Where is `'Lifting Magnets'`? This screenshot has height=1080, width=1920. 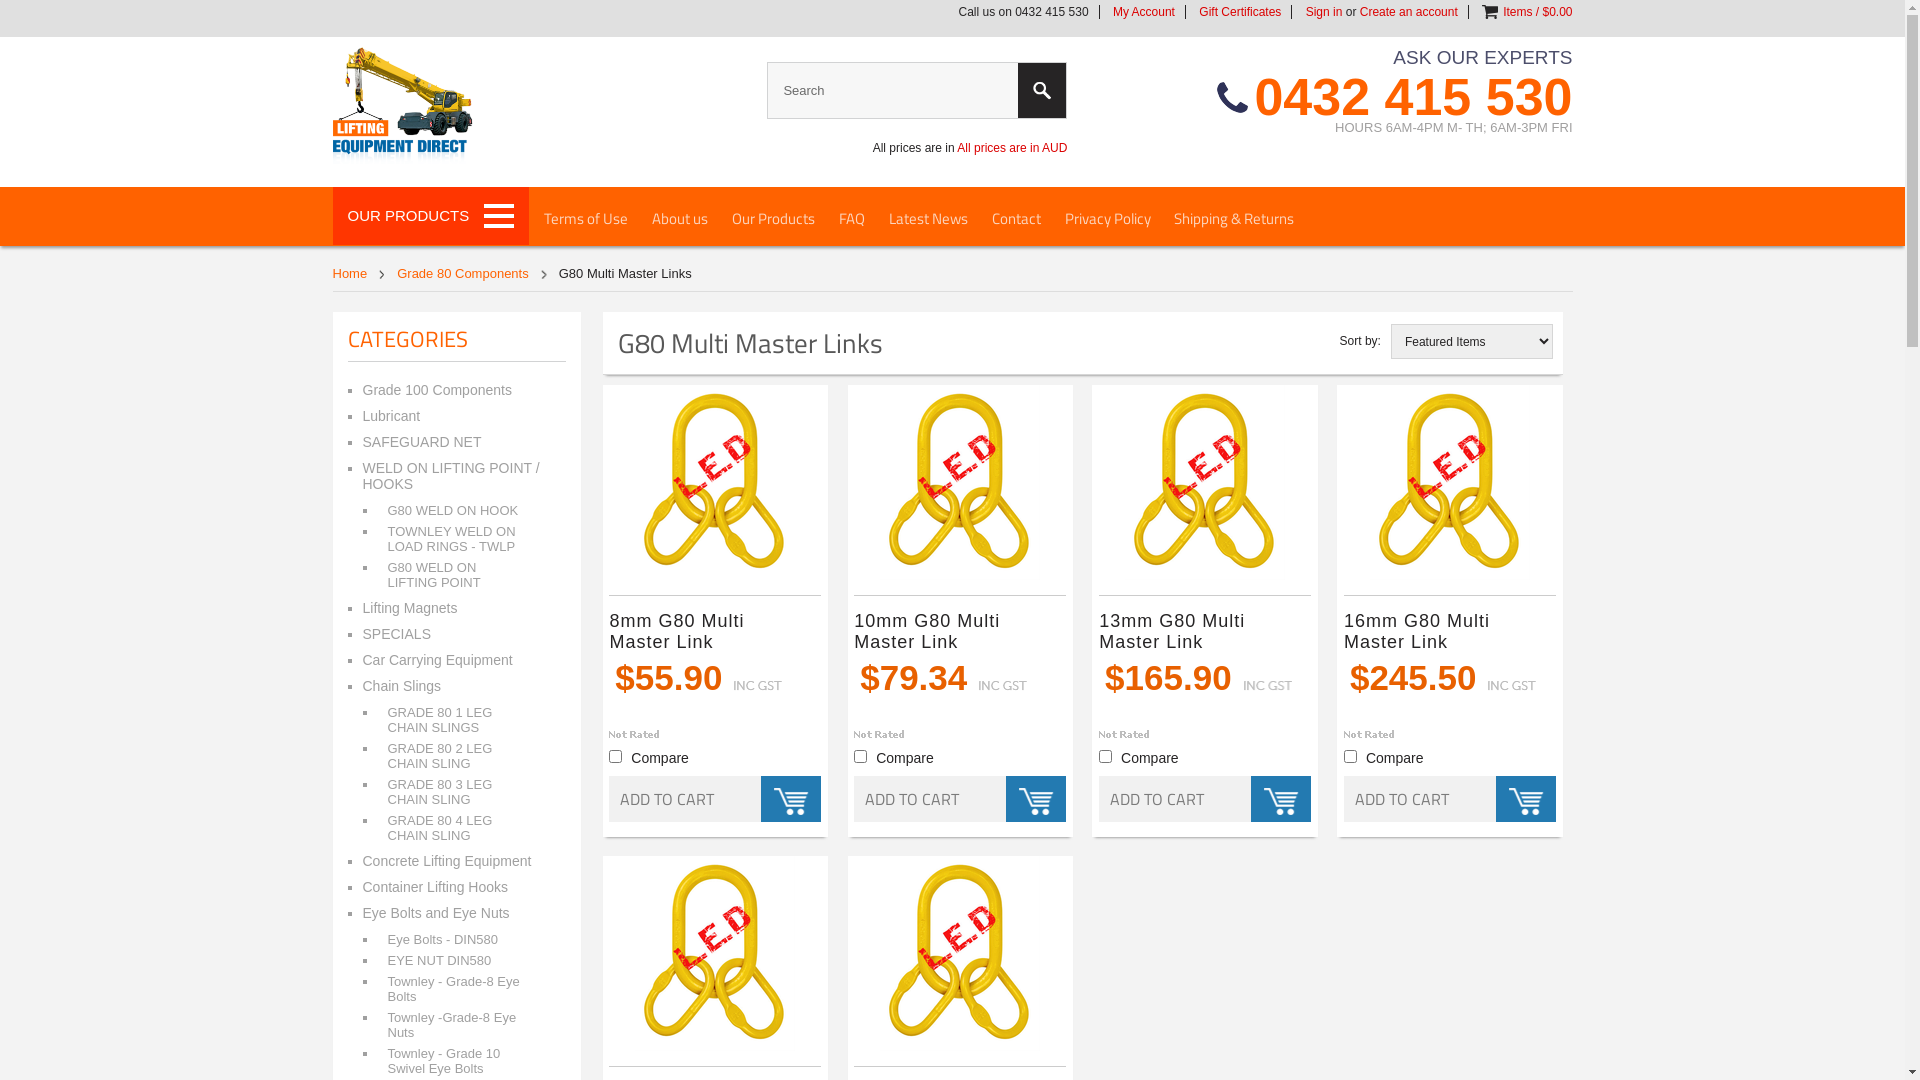 'Lifting Magnets' is located at coordinates (452, 607).